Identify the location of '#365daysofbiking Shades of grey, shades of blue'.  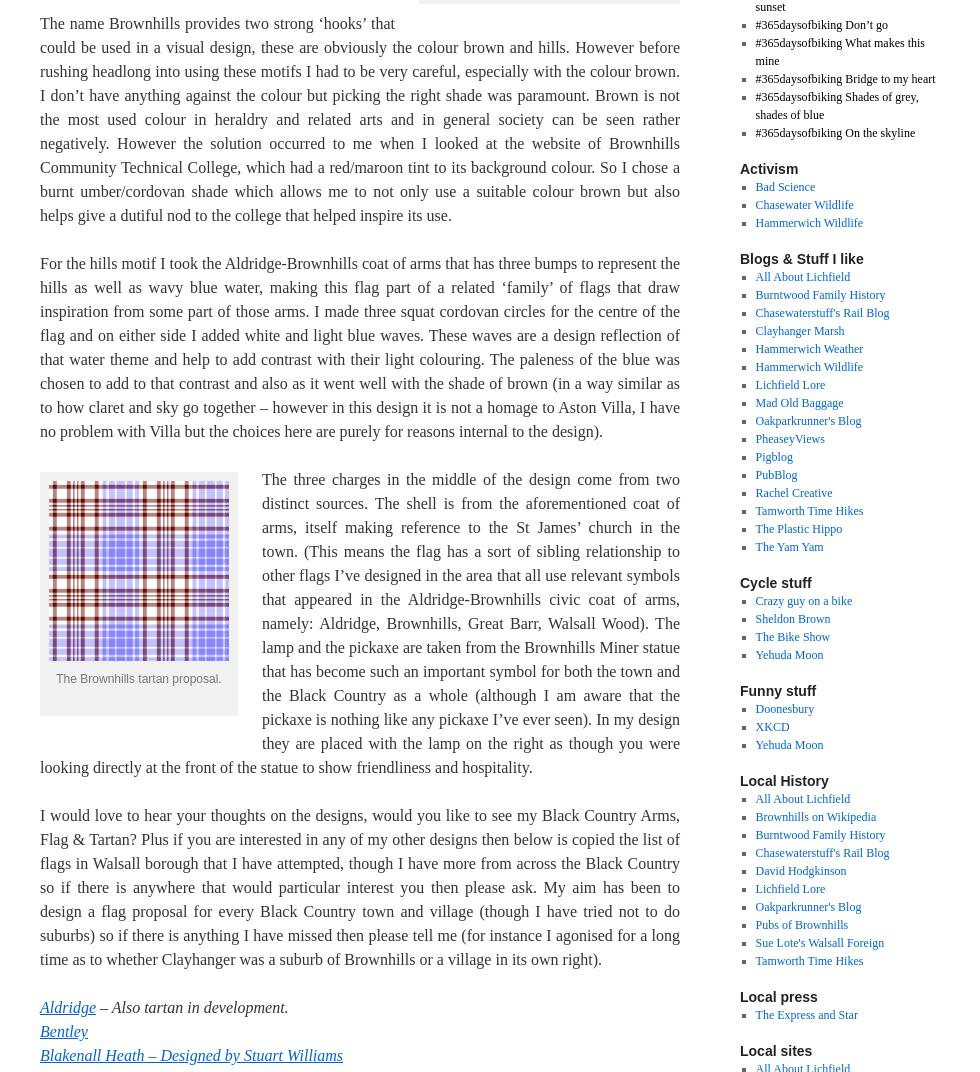
(836, 106).